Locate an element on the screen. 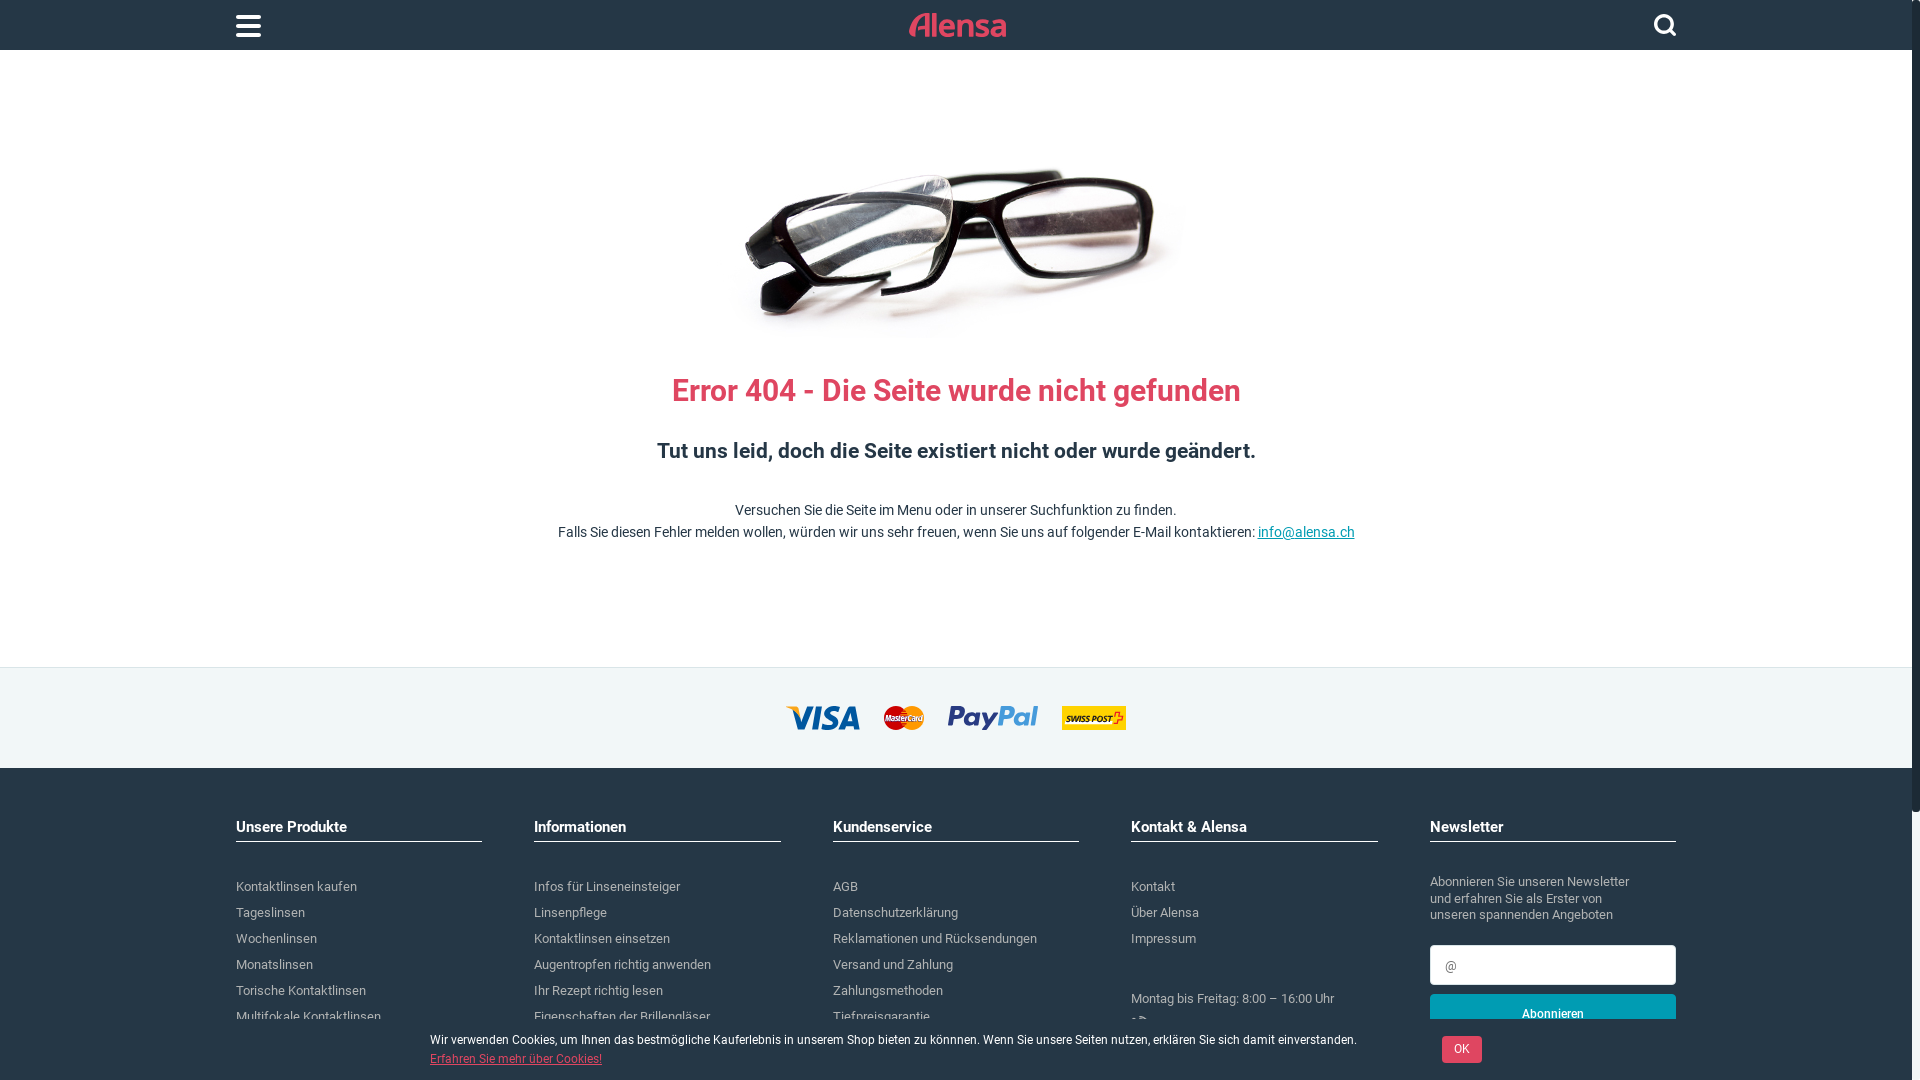 The image size is (1920, 1080). 'Pflegemittel' is located at coordinates (268, 1067).